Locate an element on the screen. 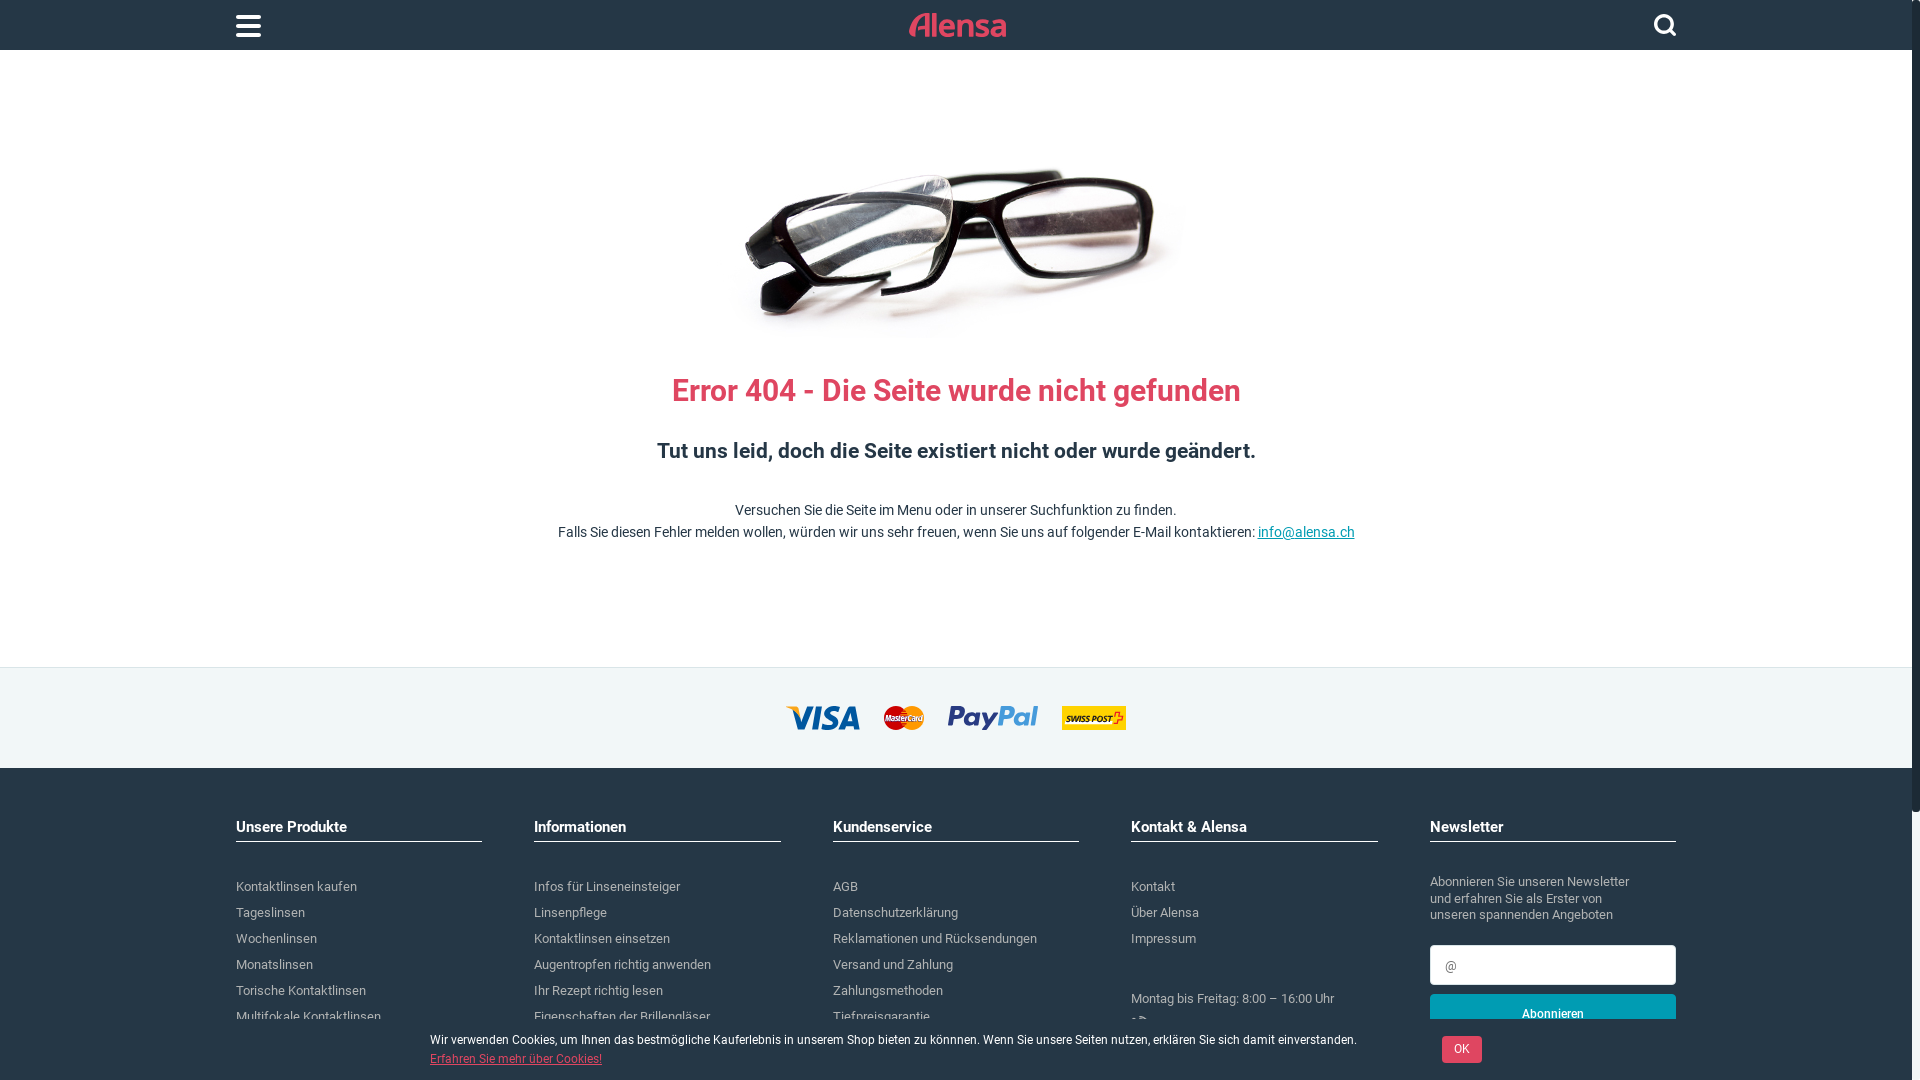 The image size is (1920, 1080). 'Pflegemittel' is located at coordinates (268, 1067).